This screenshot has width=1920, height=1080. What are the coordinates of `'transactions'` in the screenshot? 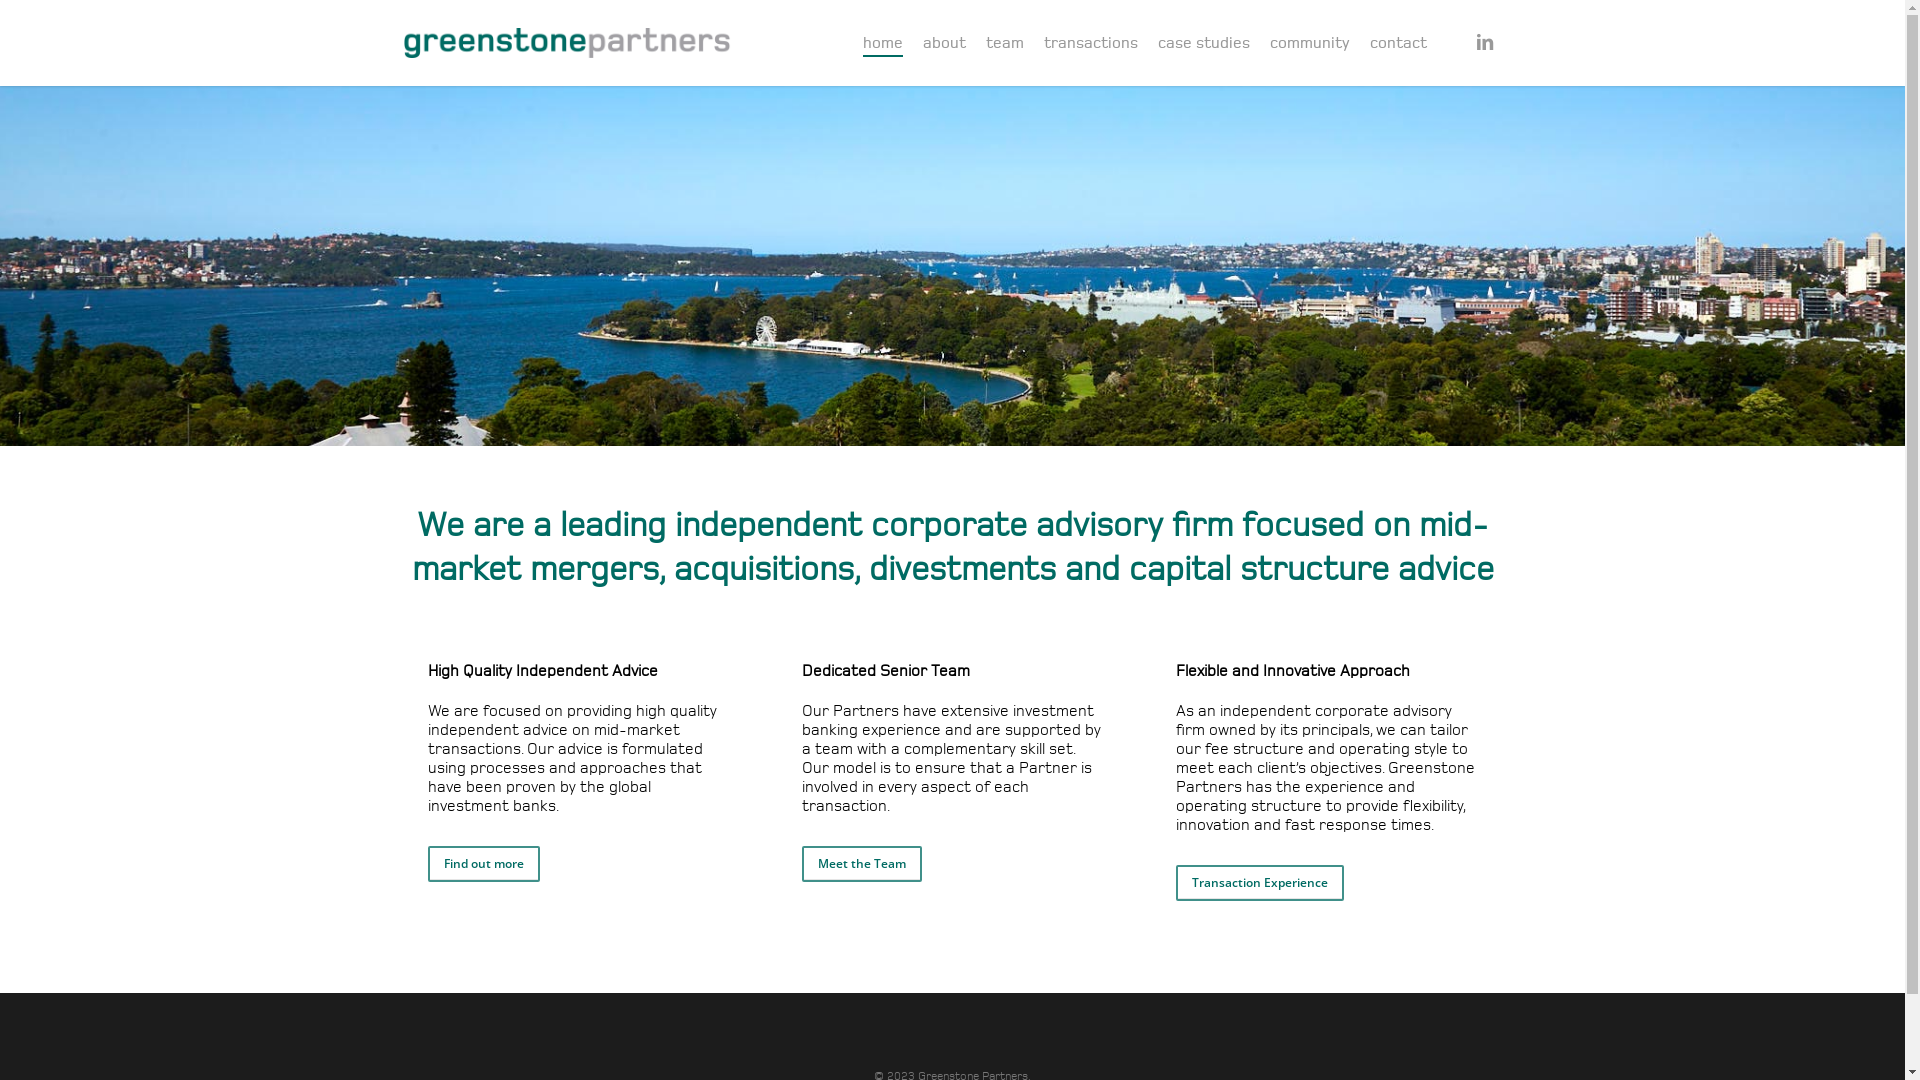 It's located at (1089, 42).